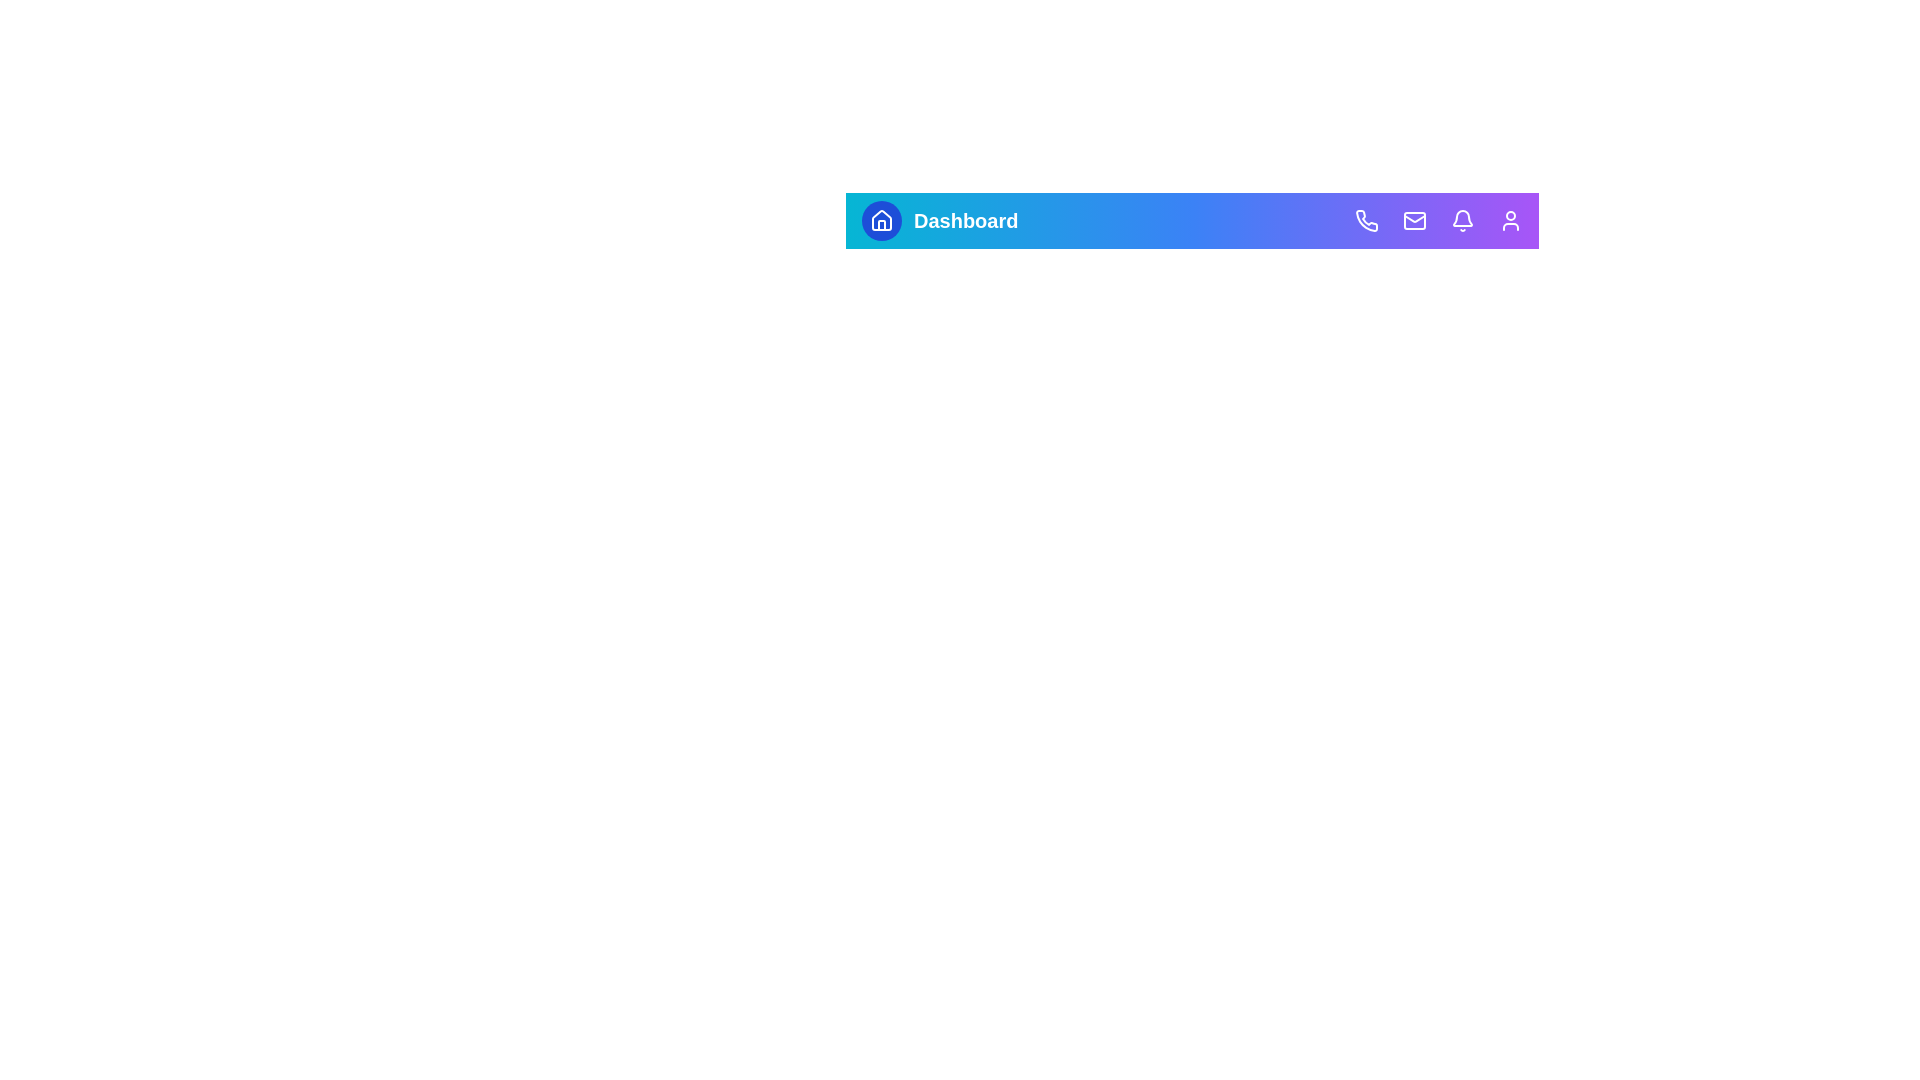  I want to click on the Phone icon to view its visual feedback, so click(1366, 220).